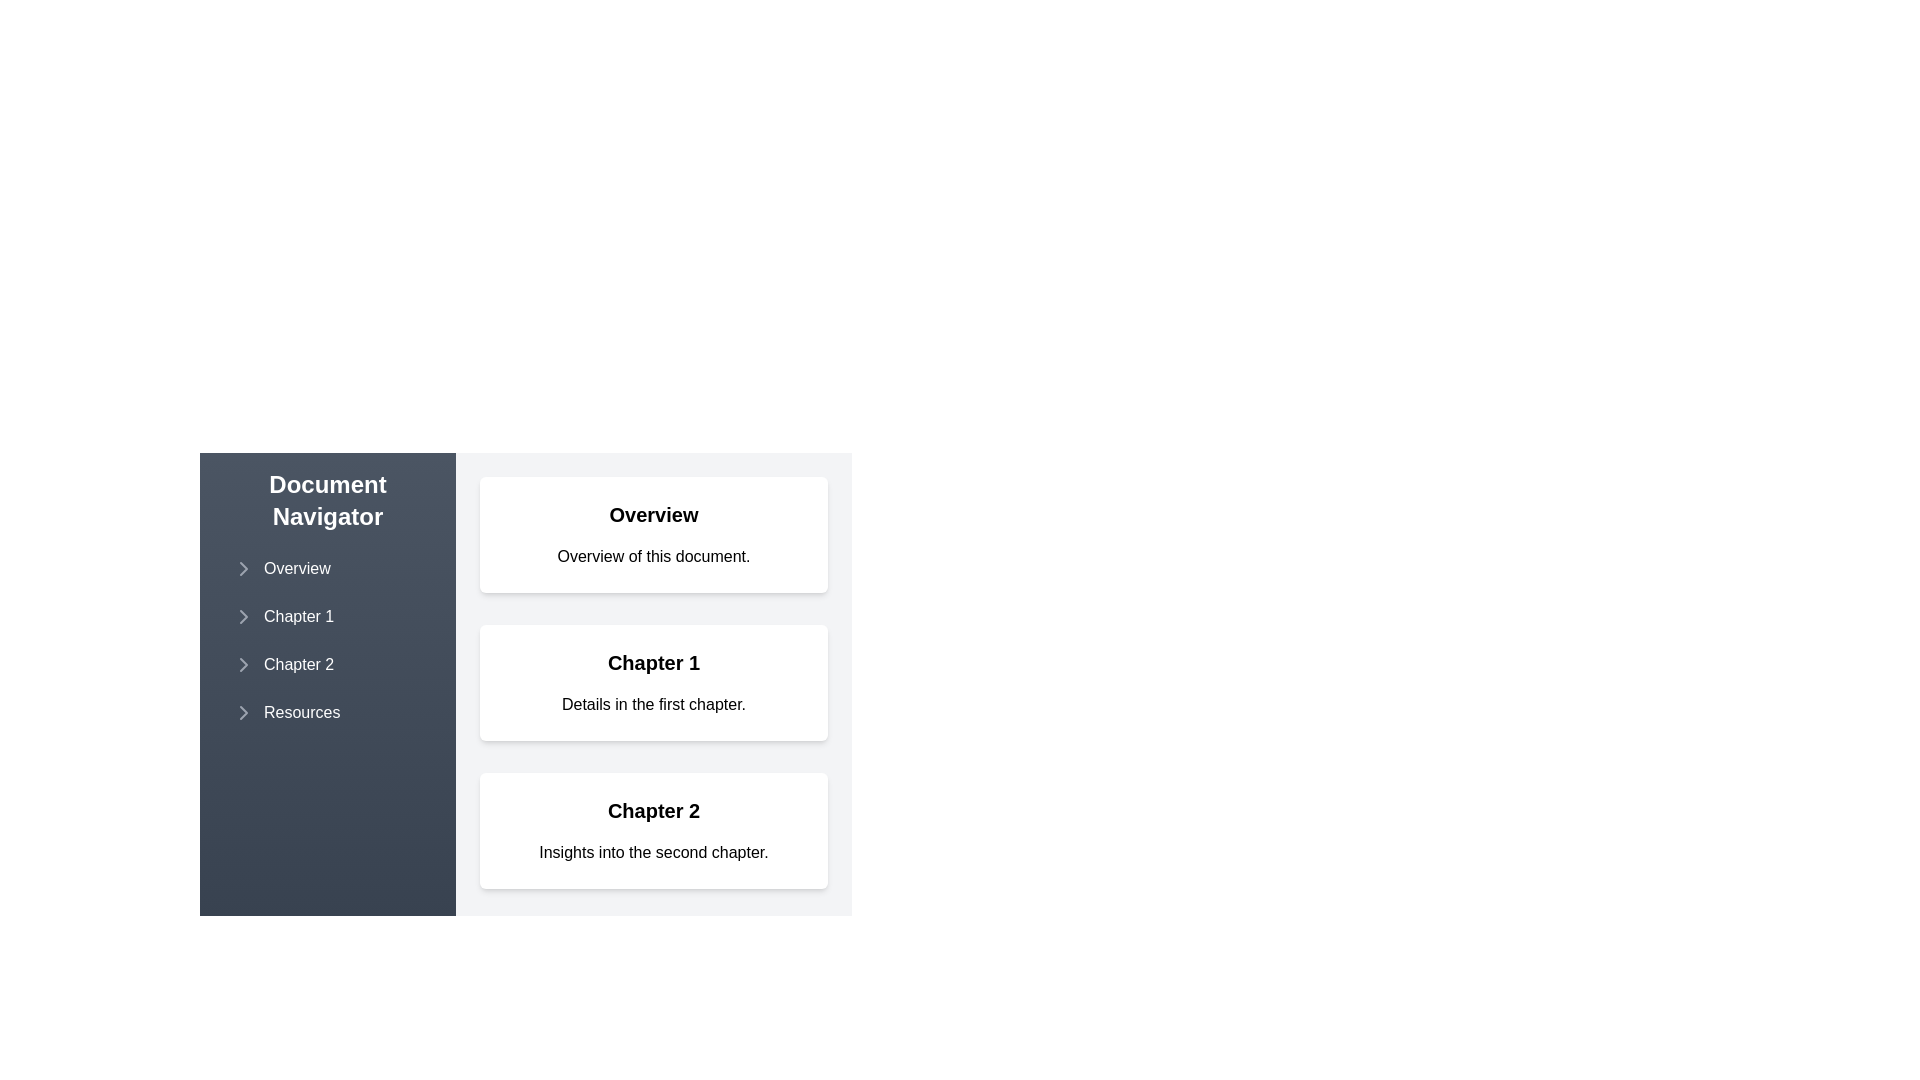 Image resolution: width=1920 pixels, height=1080 pixels. What do you see at coordinates (243, 569) in the screenshot?
I see `the Chevron icon located at the start of the 'Overview' menu item in the Document Navigator for additional visual feedback` at bounding box center [243, 569].